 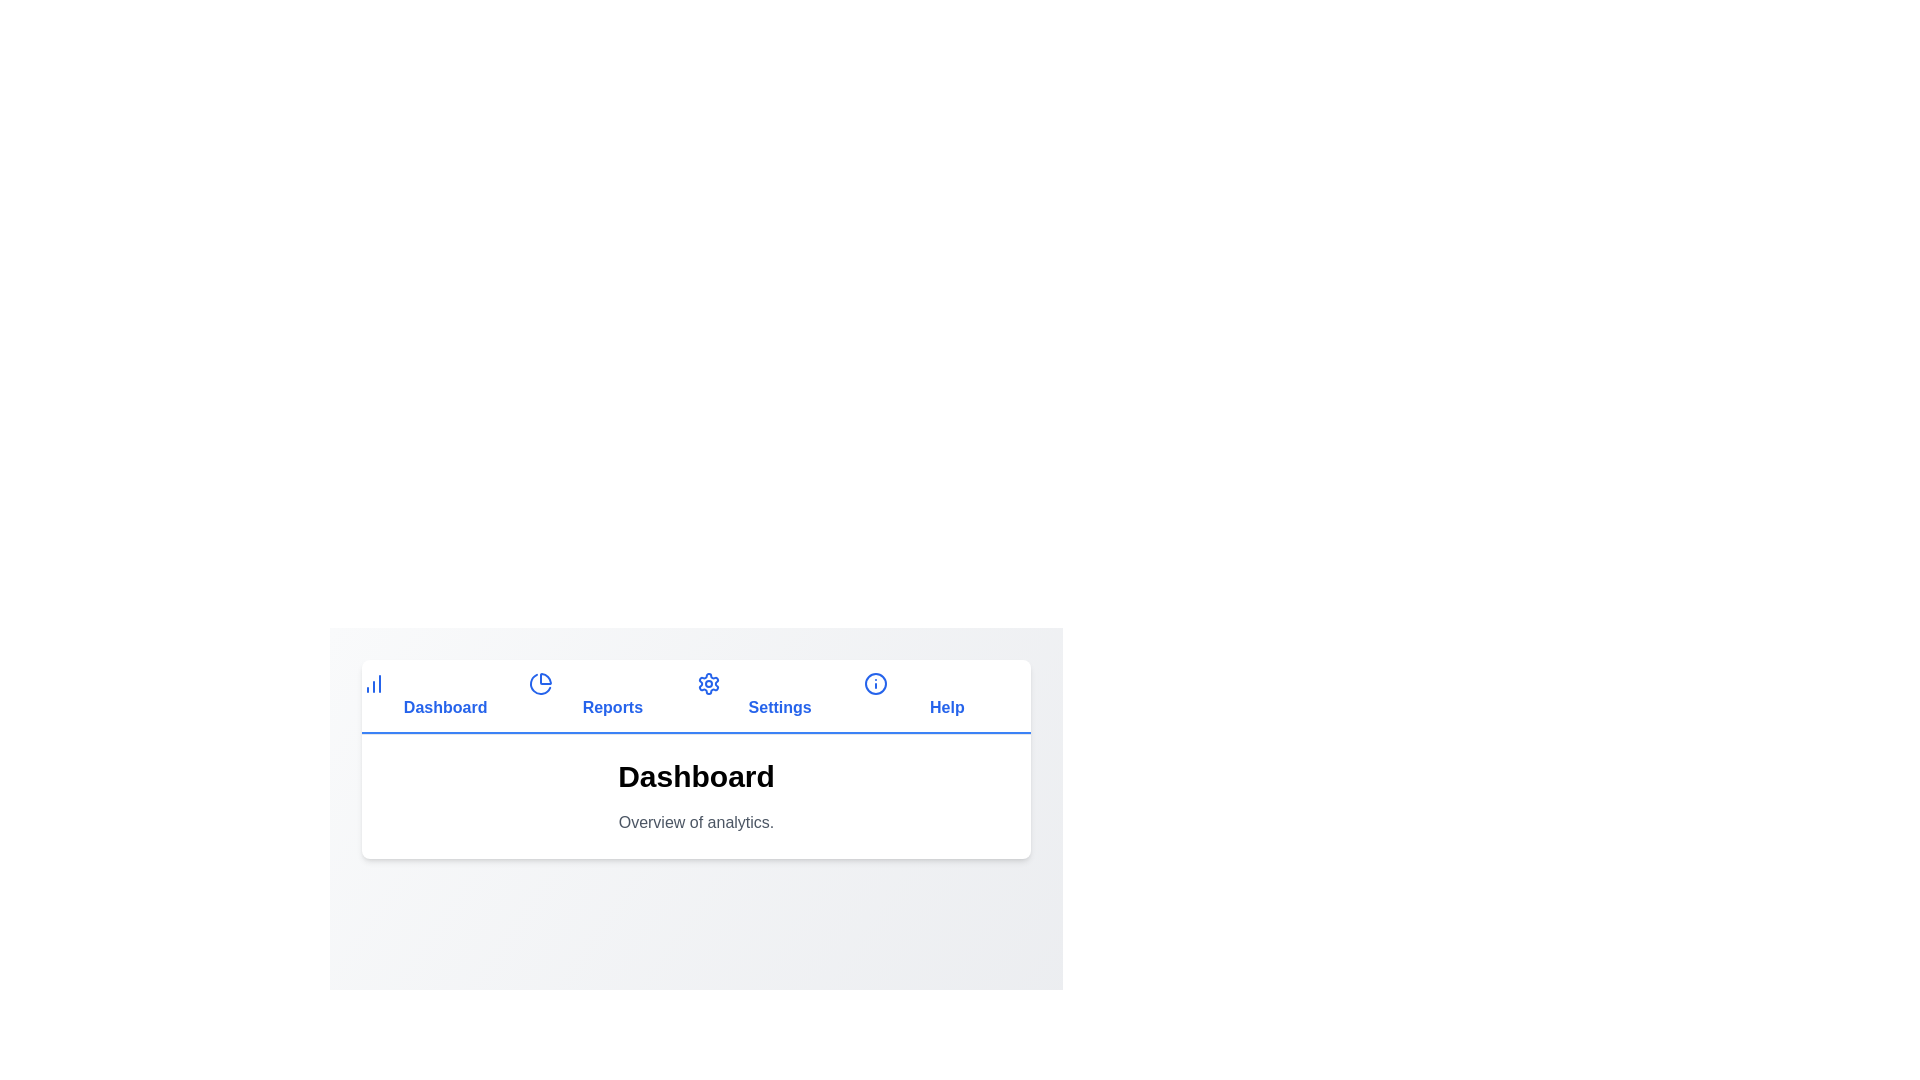 What do you see at coordinates (696, 796) in the screenshot?
I see `static informational text element that contains the bold header 'Dashboard' and the description 'Overview of analytics.' positioned centrally within the main content area of the card` at bounding box center [696, 796].